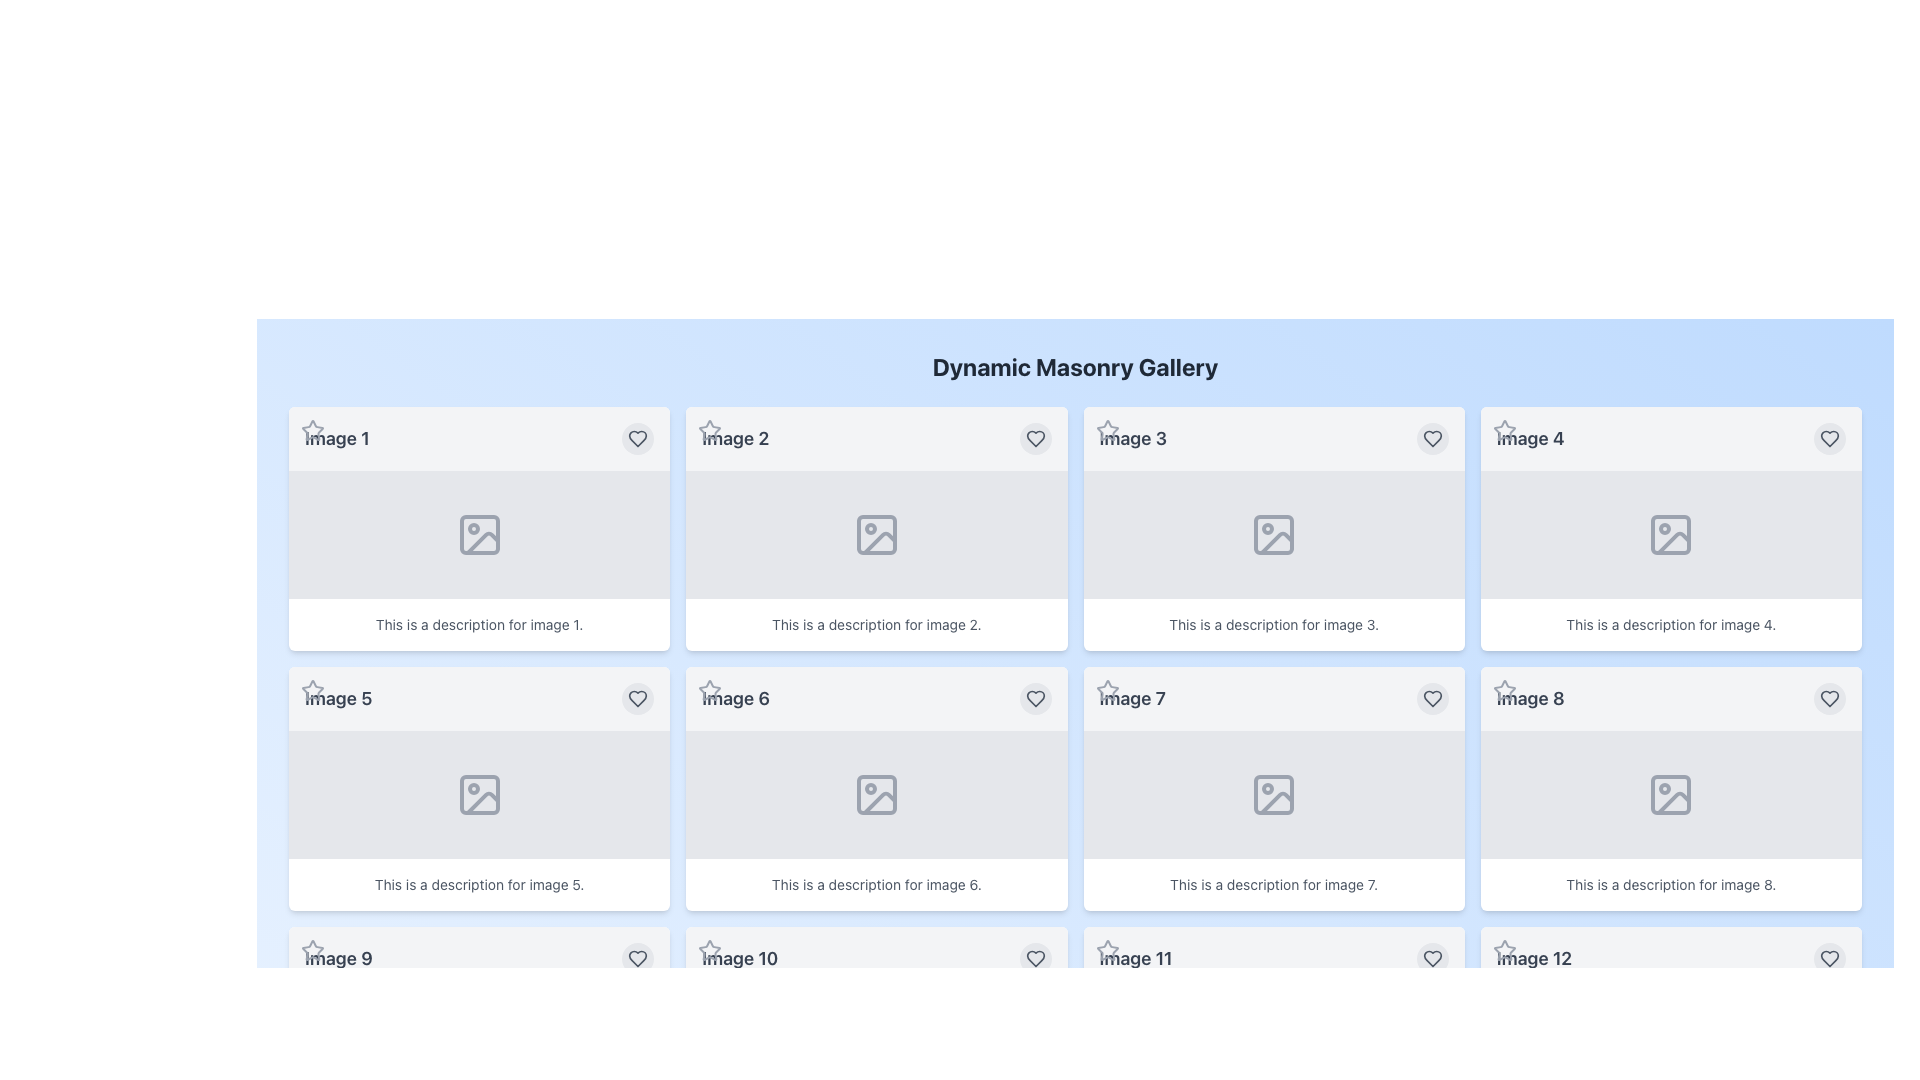 The height and width of the screenshot is (1080, 1920). Describe the element at coordinates (1273, 793) in the screenshot. I see `the image icon with a rounded rectangular frame and a gray color scheme, located in the seventh card of a 4x3 grid layout` at that location.